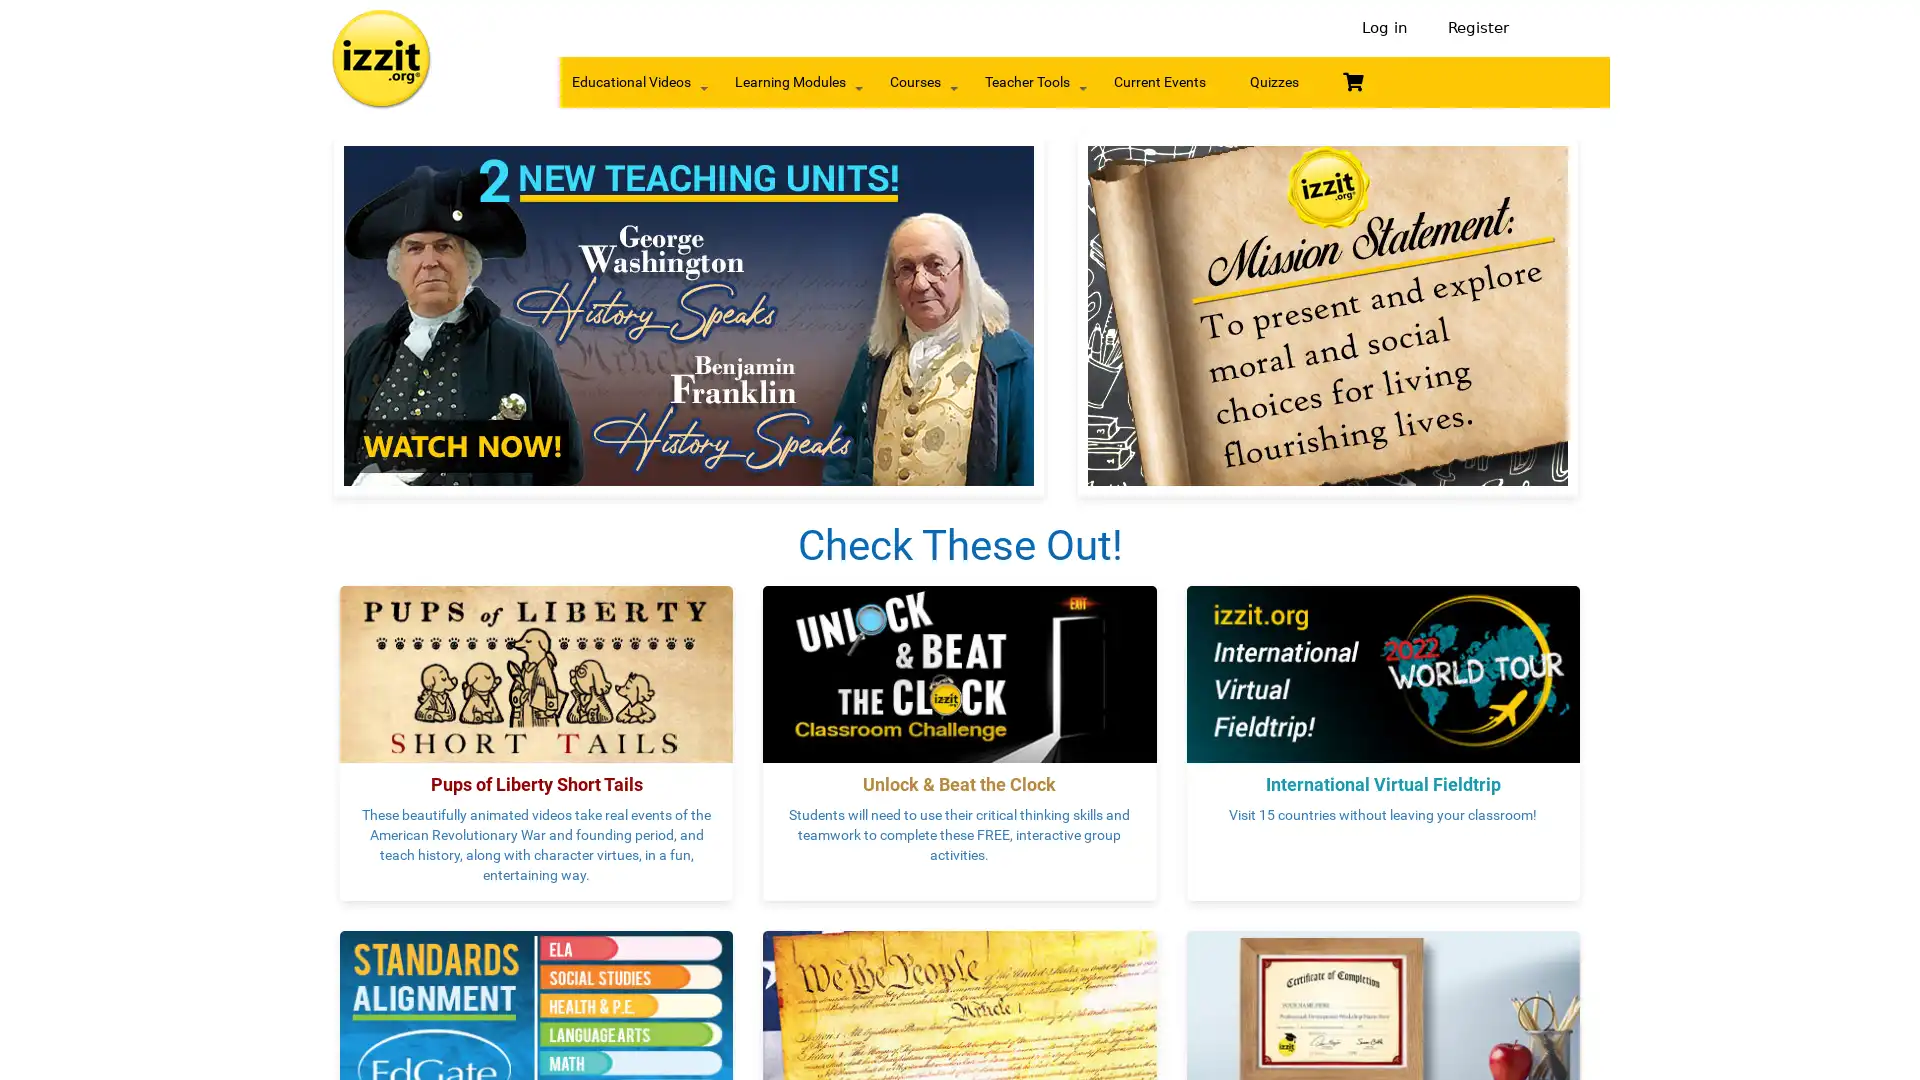 The width and height of the screenshot is (1920, 1080). I want to click on Log in, so click(1384, 28).